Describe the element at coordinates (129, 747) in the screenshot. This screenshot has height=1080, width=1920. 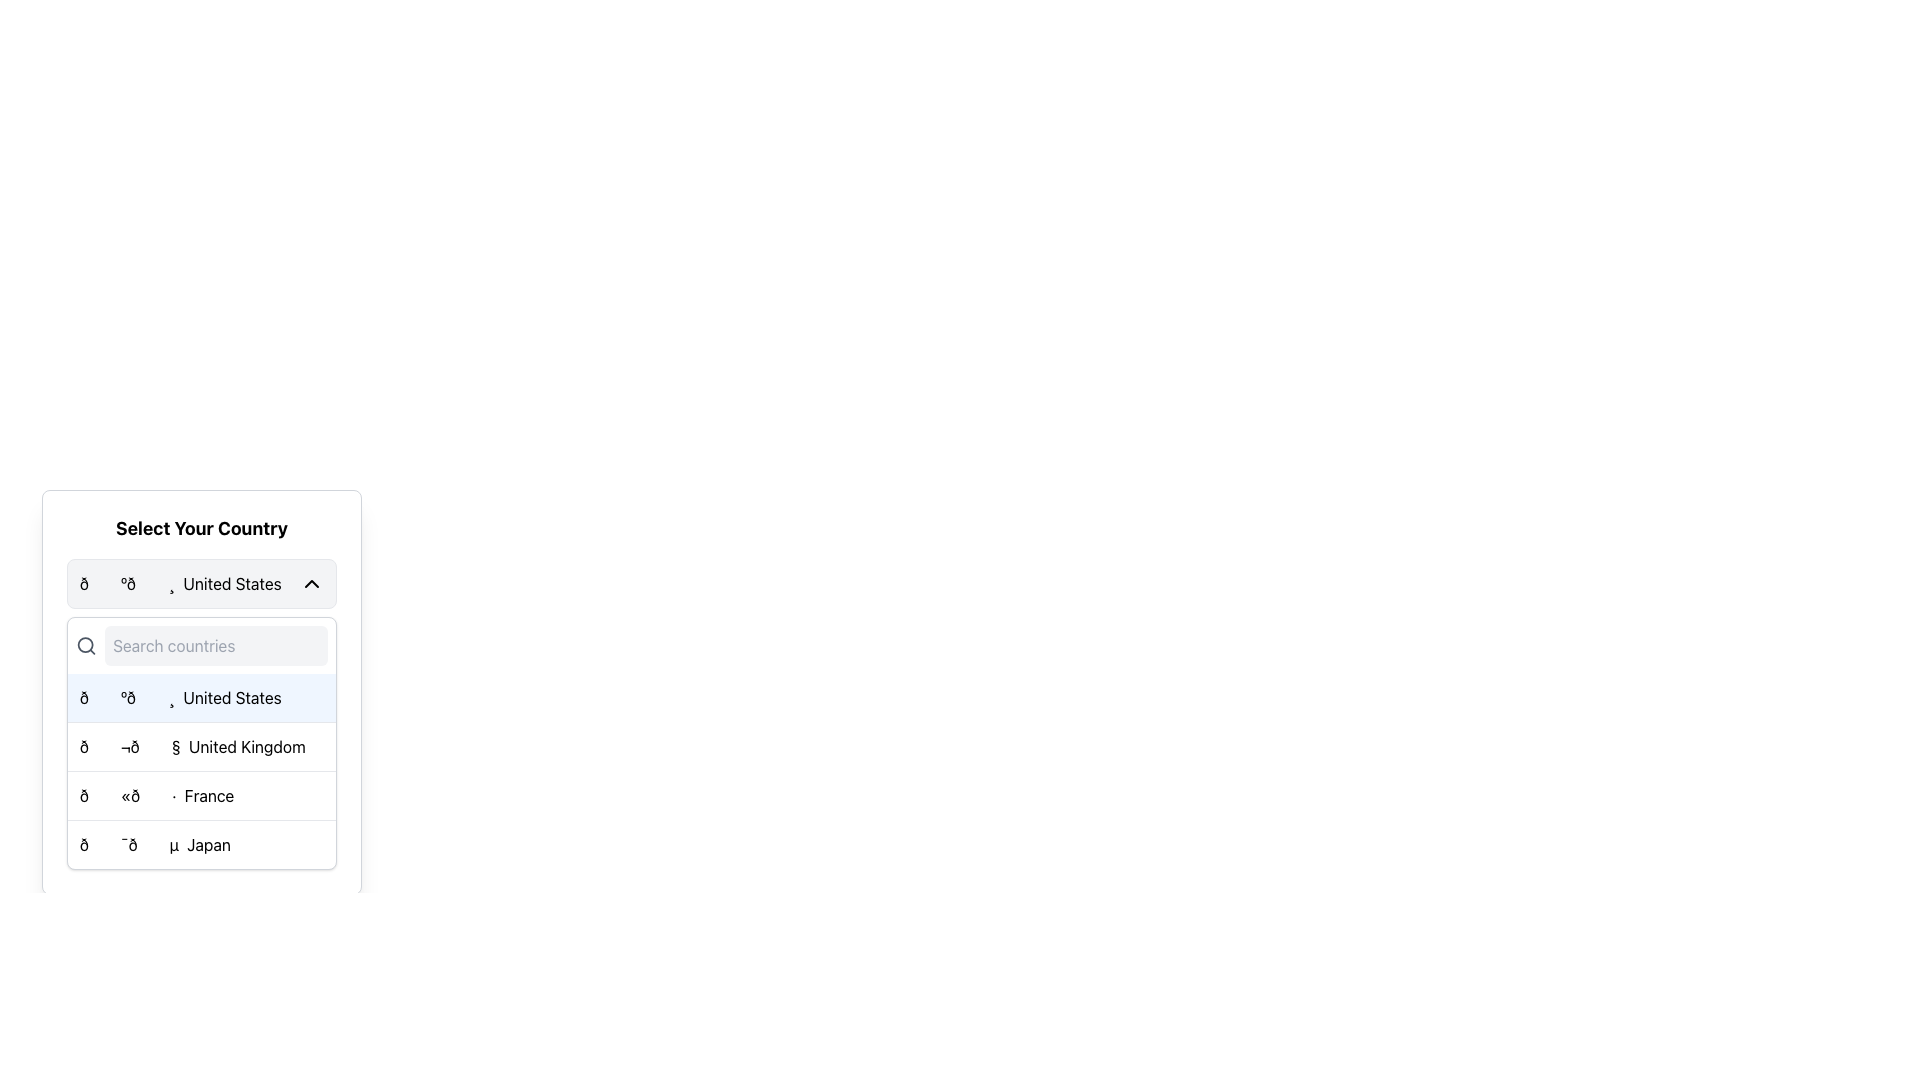
I see `the 'United Kingdom' country selection icon represented by an emoji-like flag symbol in the dropdown menu labeled 'Select Your Country'` at that location.